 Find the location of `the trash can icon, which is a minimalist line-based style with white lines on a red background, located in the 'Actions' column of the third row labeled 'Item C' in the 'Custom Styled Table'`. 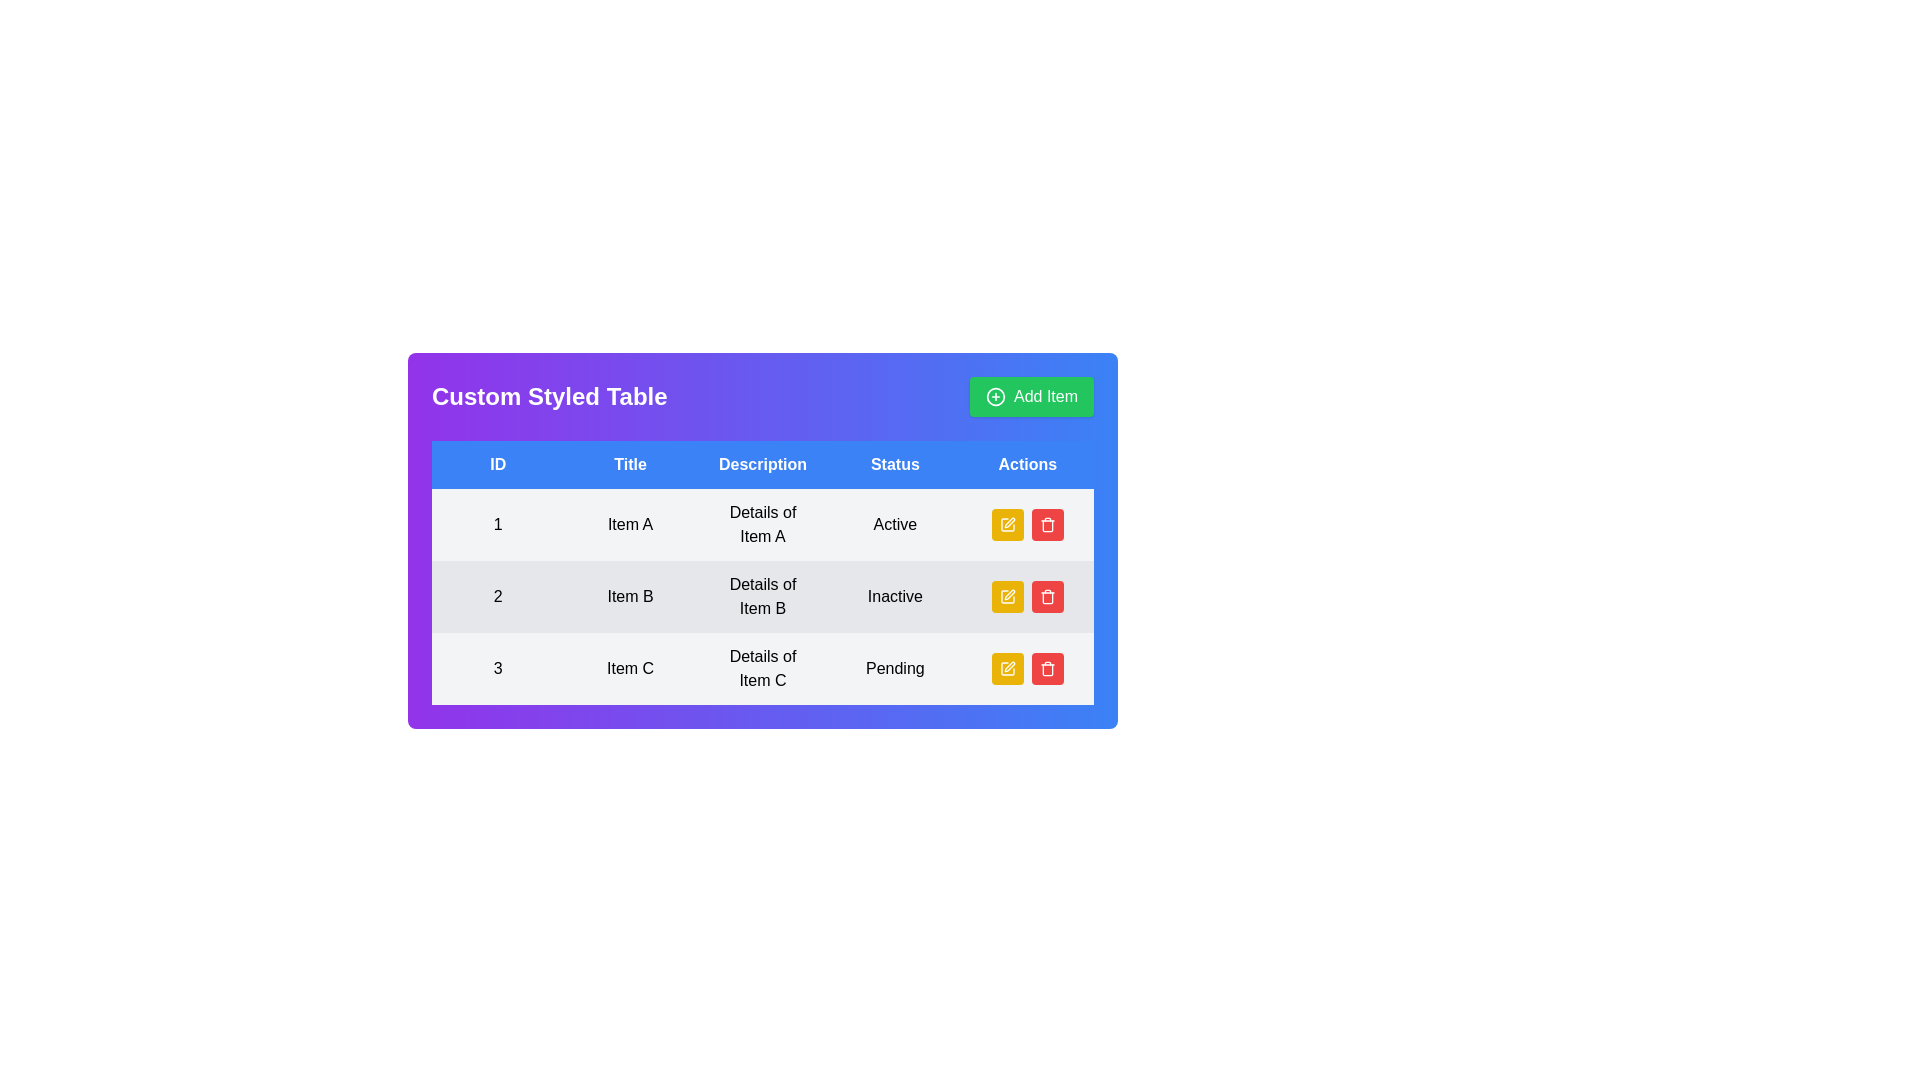

the trash can icon, which is a minimalist line-based style with white lines on a red background, located in the 'Actions' column of the third row labeled 'Item C' in the 'Custom Styled Table' is located at coordinates (1046, 668).